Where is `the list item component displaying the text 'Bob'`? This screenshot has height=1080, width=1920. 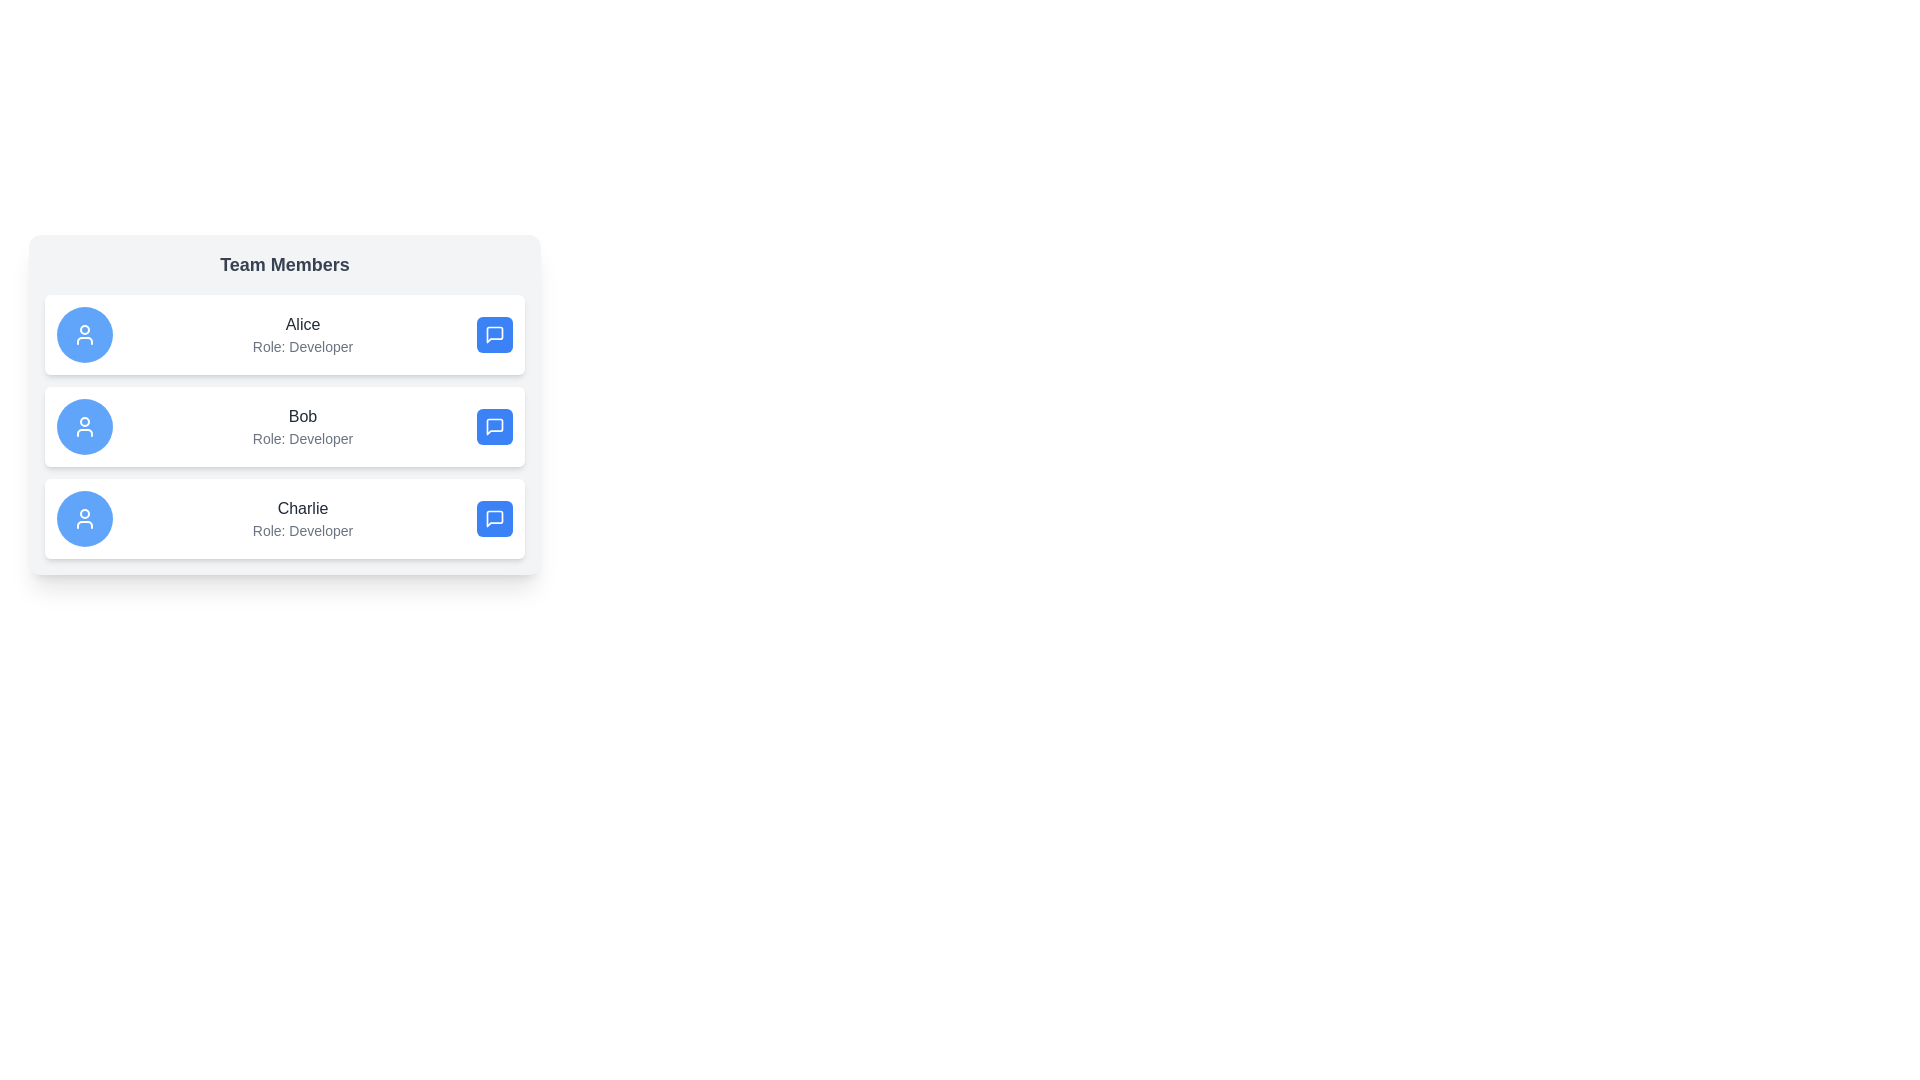 the list item component displaying the text 'Bob' is located at coordinates (283, 426).